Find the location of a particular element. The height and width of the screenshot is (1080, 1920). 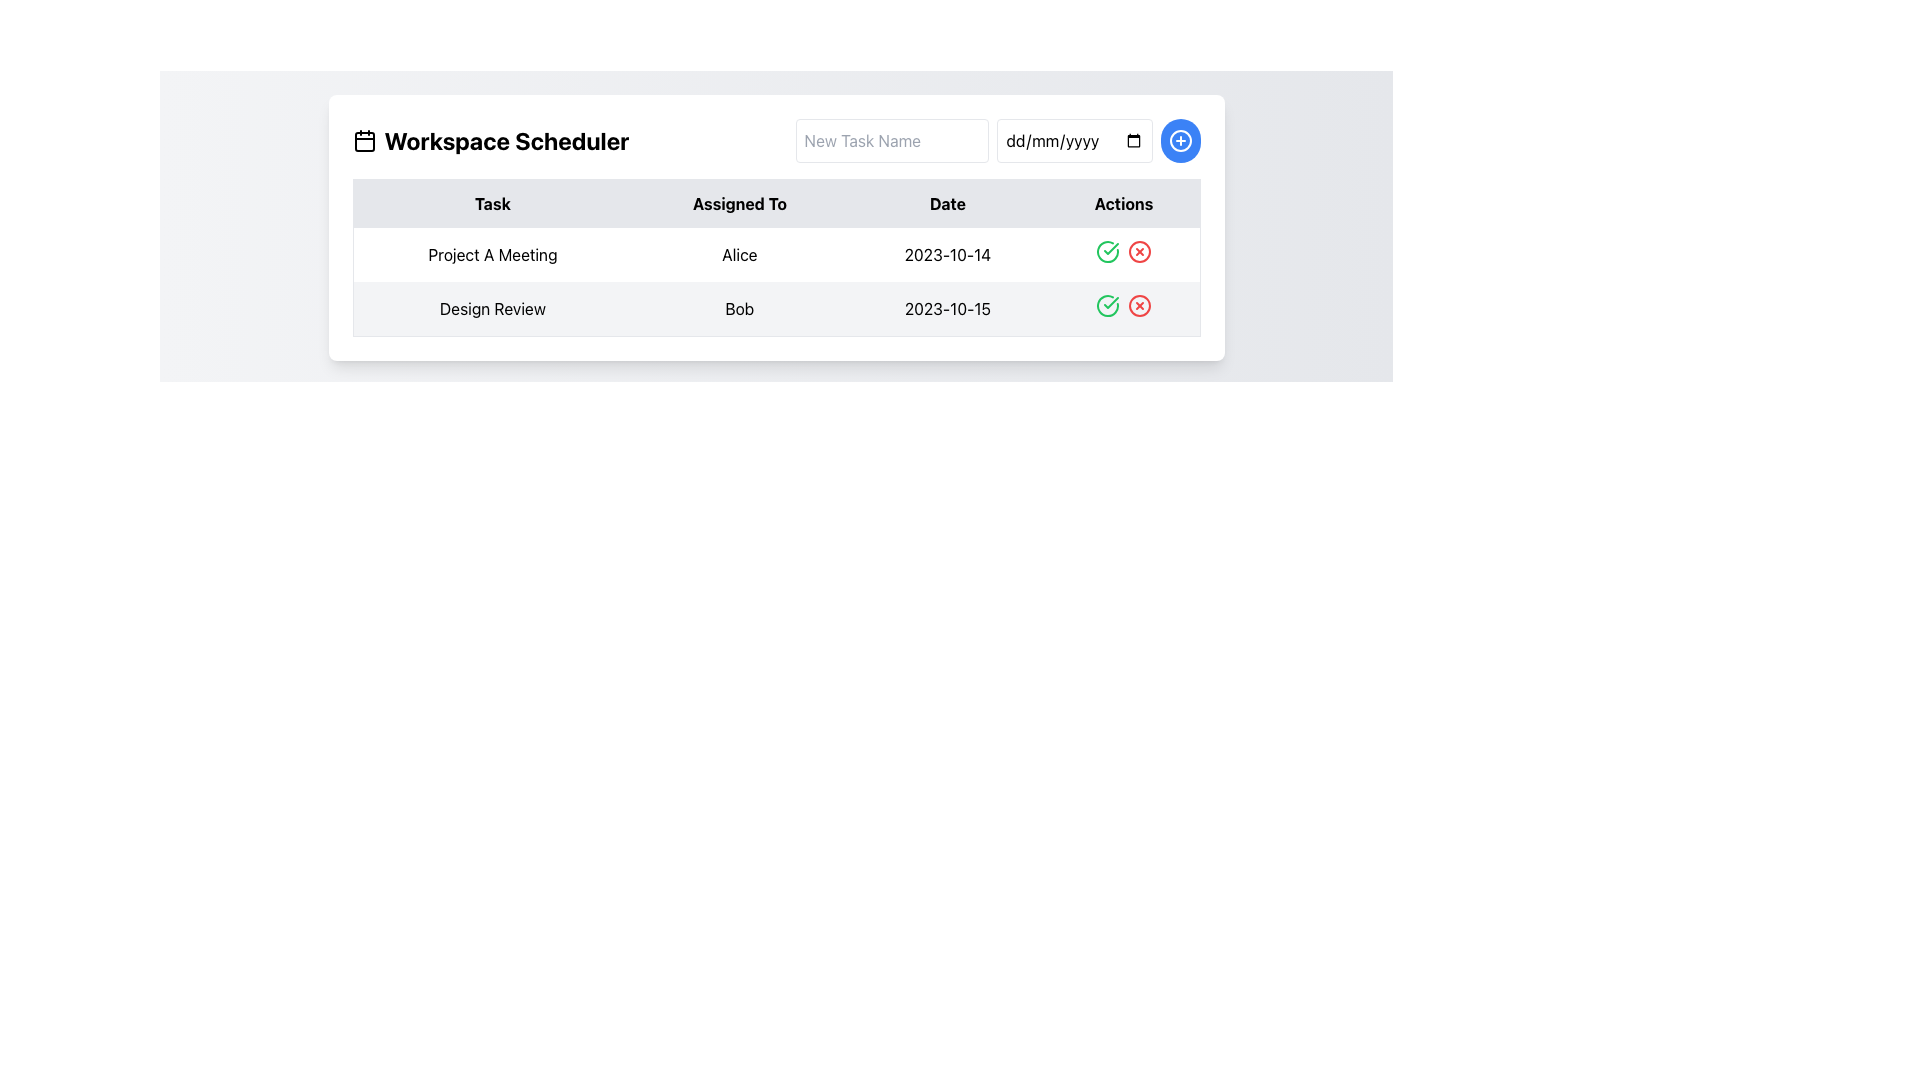

the text label displaying 'Design Review' in bold black font, located in the second row, first column of a table under the 'Task' heading is located at coordinates (492, 309).